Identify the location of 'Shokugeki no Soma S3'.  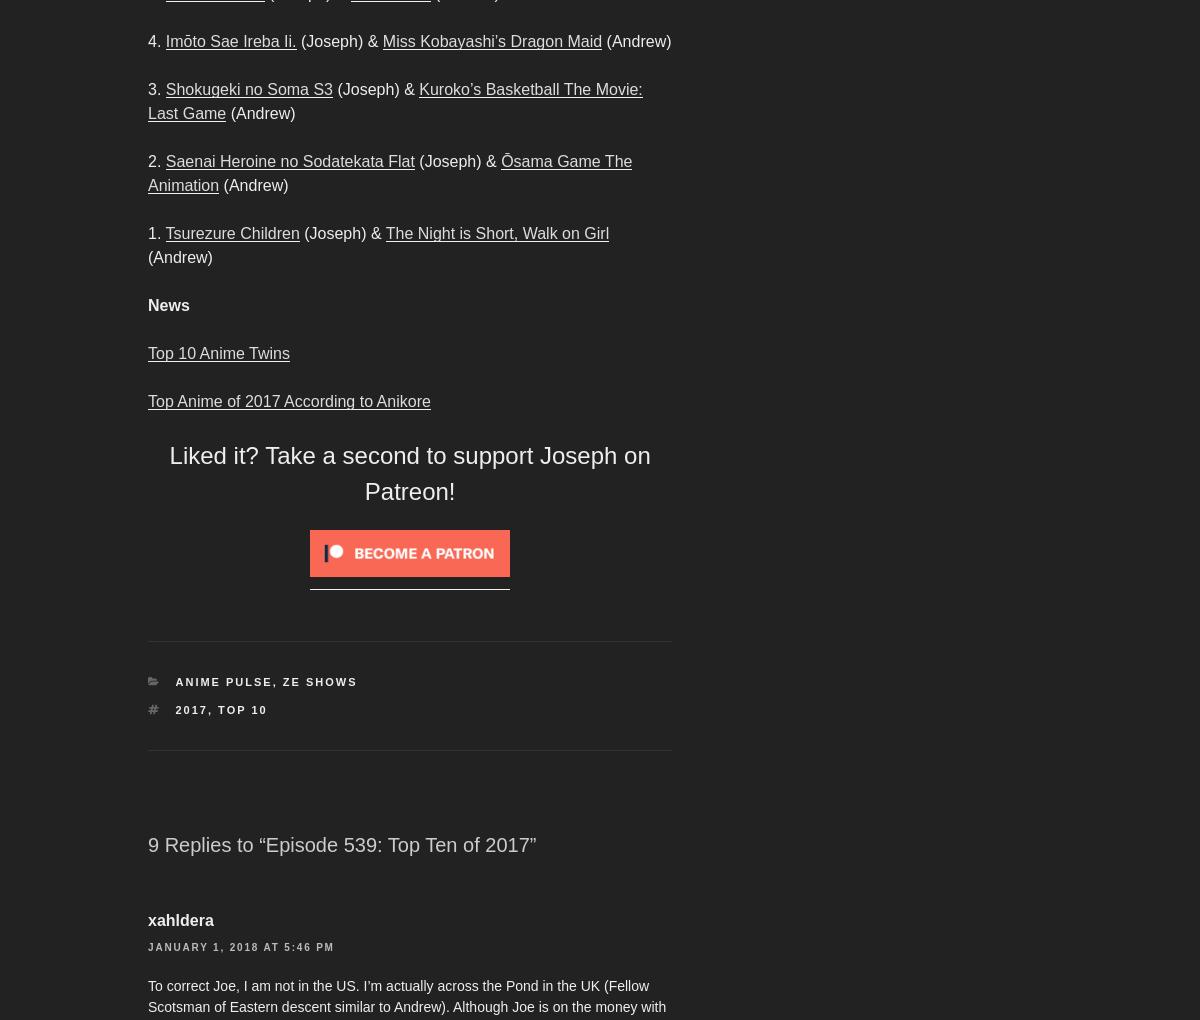
(164, 88).